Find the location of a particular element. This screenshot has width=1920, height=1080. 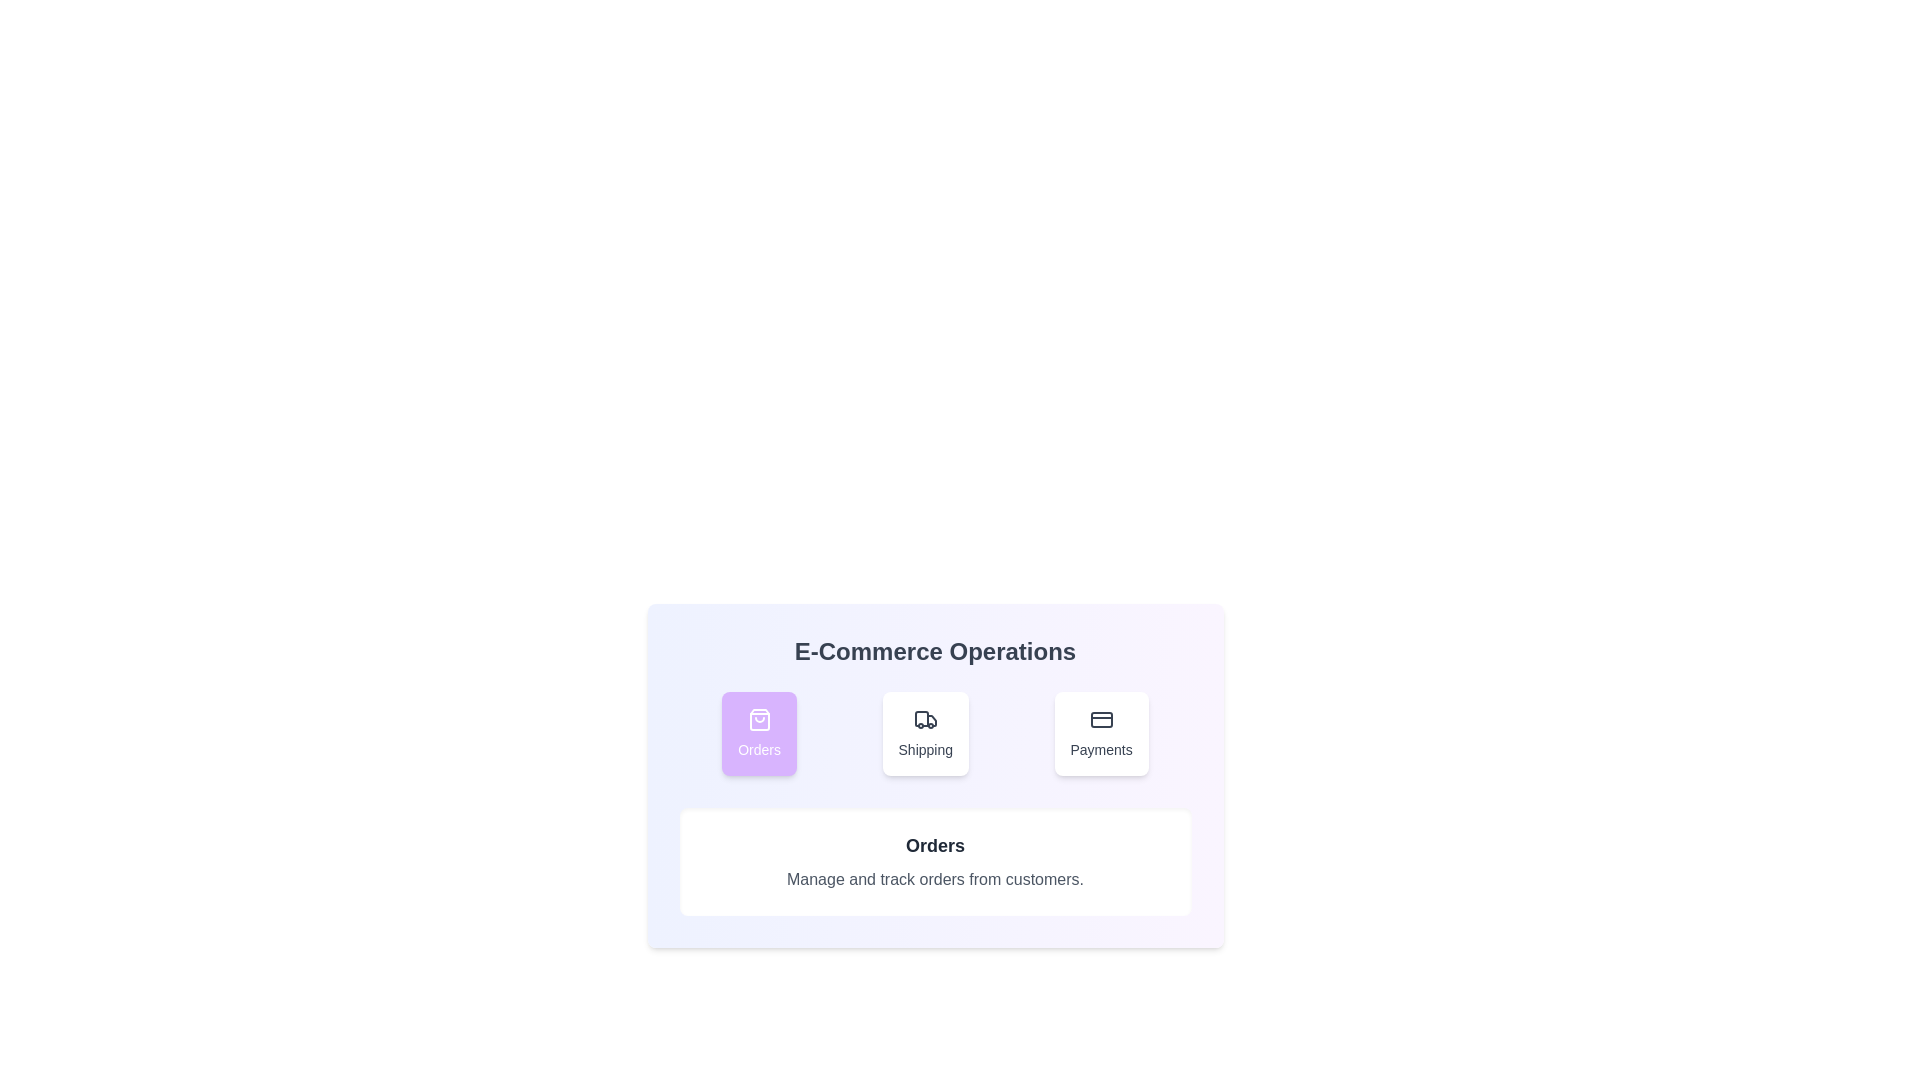

the shopping bag icon located within the 'Orders' section of the interface, which is the leftmost icon in a horizontal row of three, below the header 'E-Commerce Operations' is located at coordinates (758, 720).